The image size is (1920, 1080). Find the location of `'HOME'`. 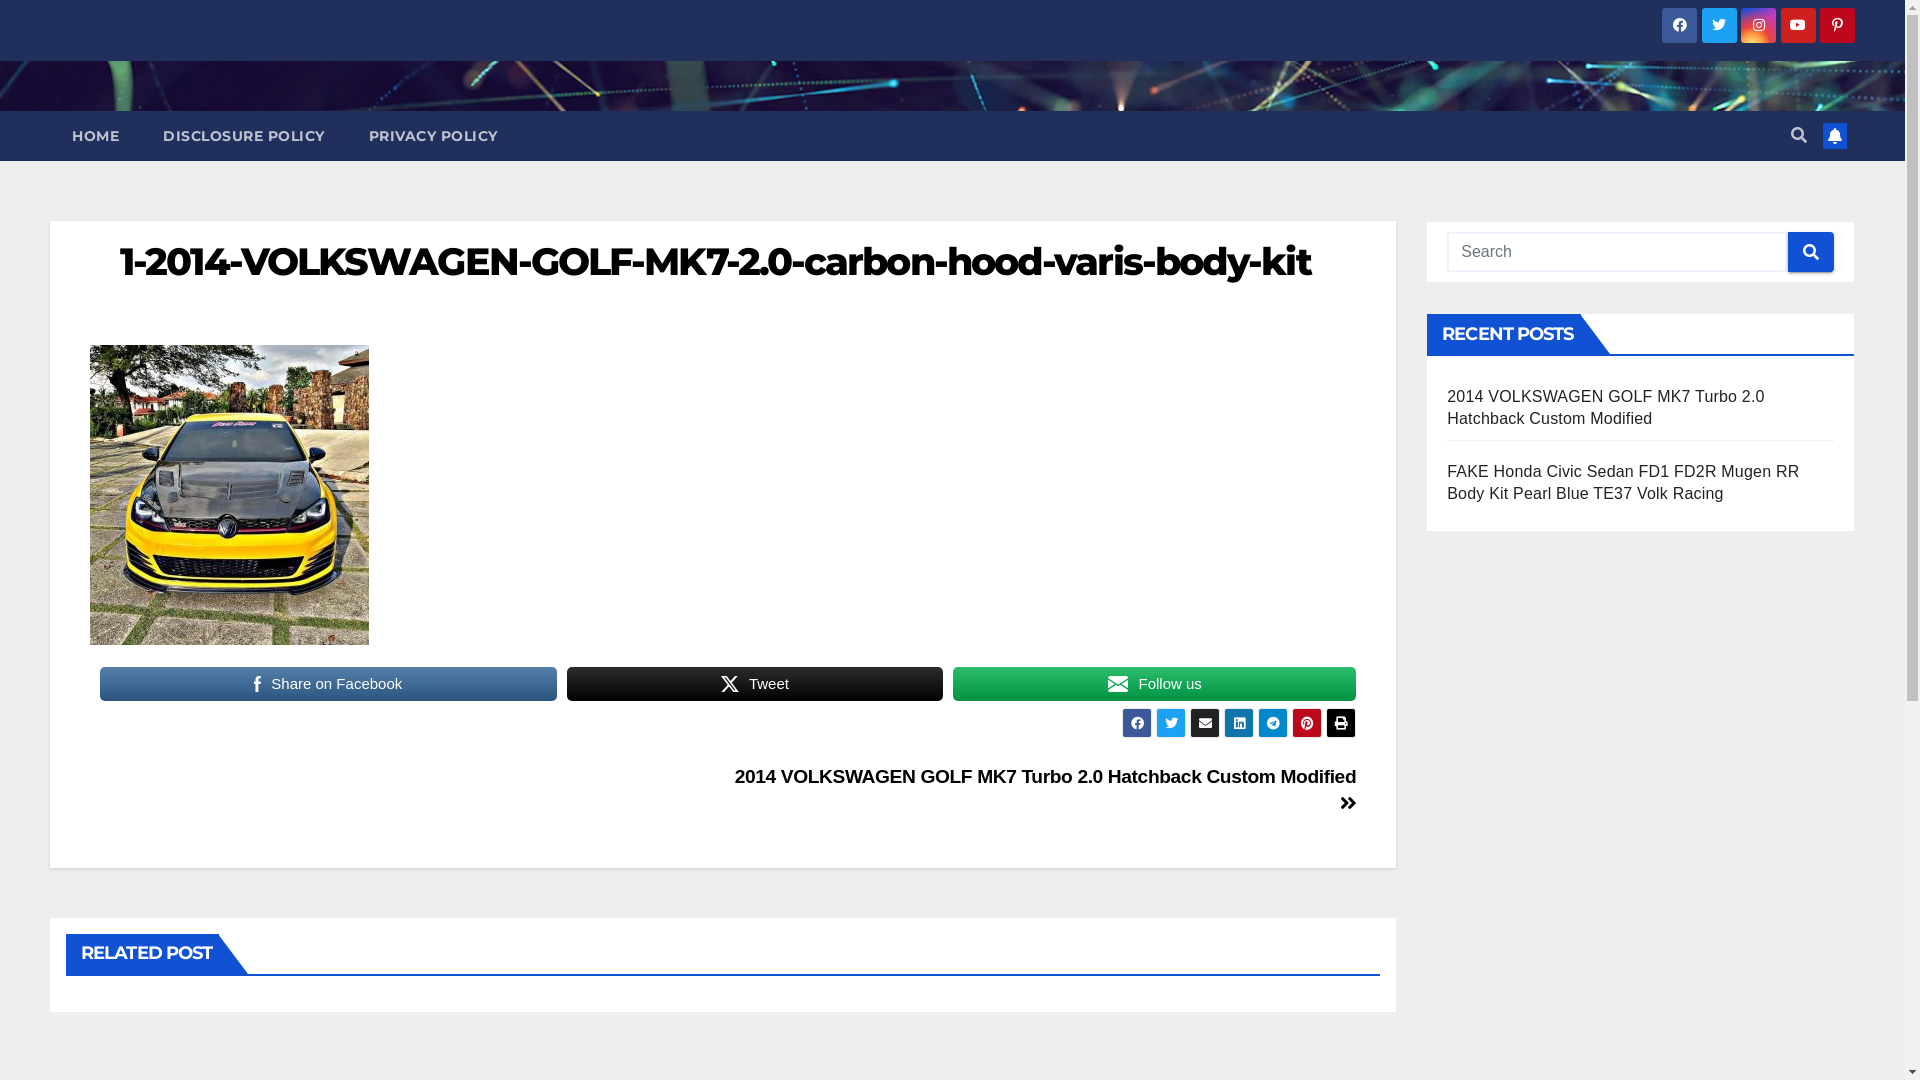

'HOME' is located at coordinates (94, 135).